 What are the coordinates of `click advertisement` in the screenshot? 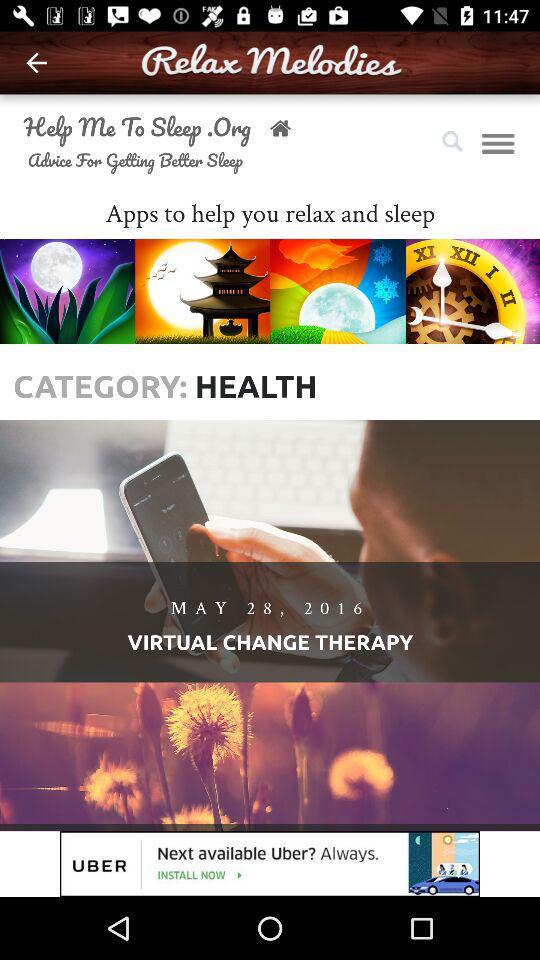 It's located at (270, 863).